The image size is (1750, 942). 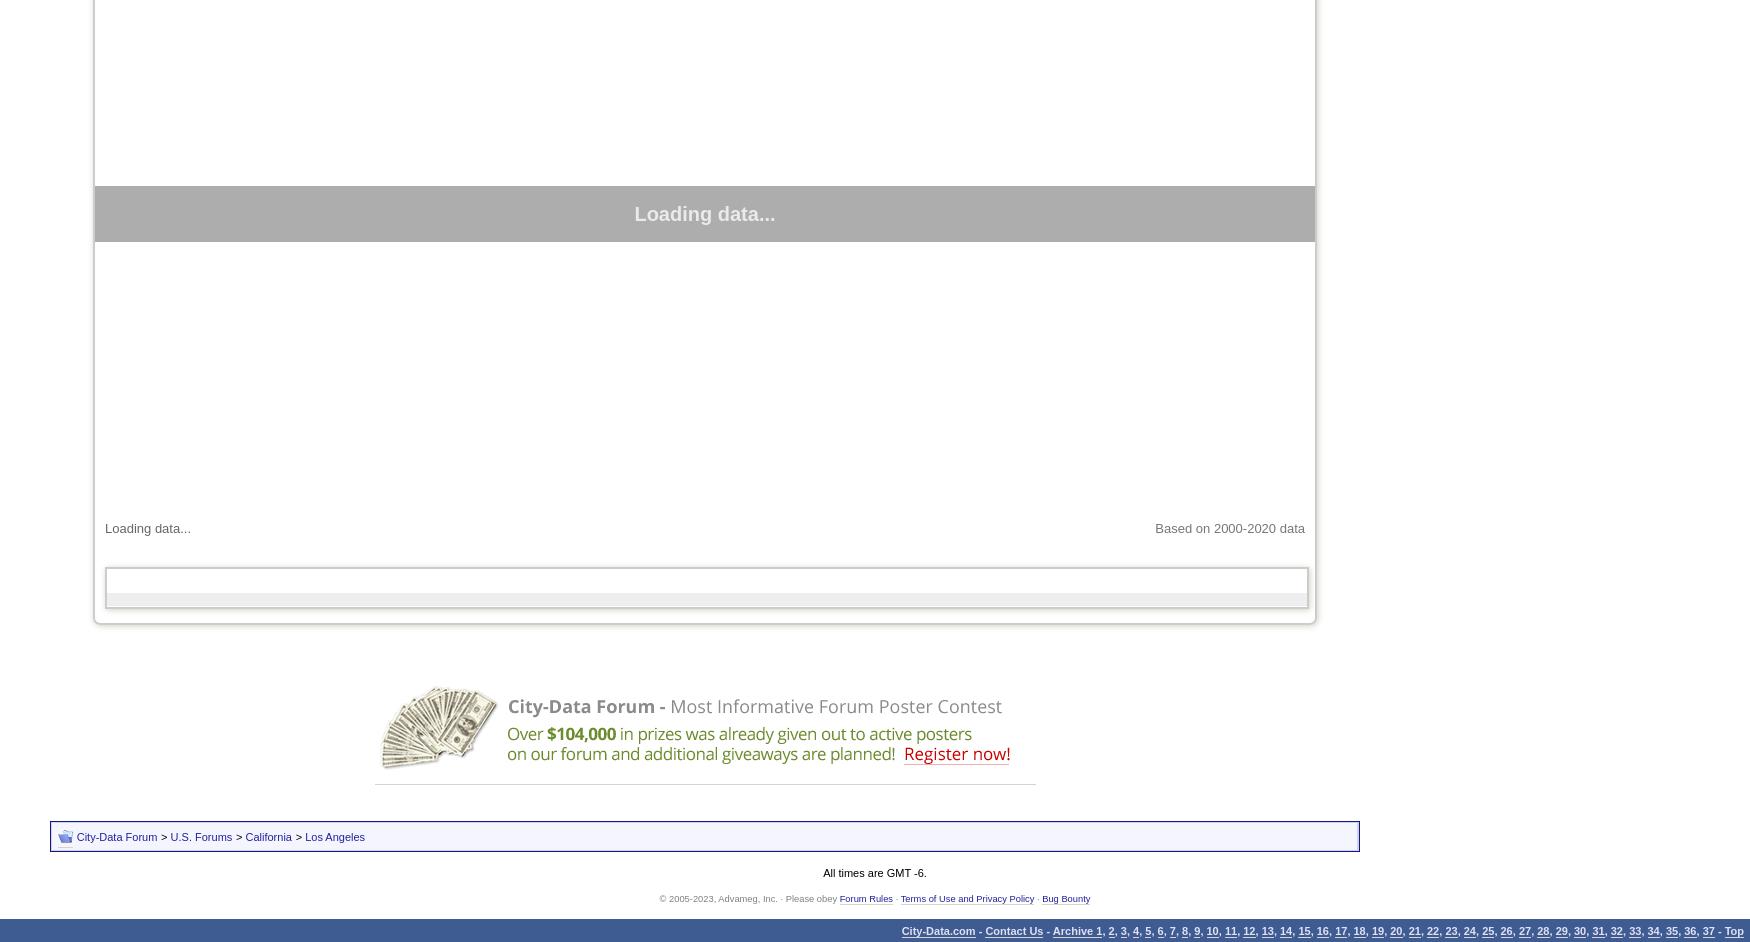 I want to click on '12', so click(x=1243, y=929).